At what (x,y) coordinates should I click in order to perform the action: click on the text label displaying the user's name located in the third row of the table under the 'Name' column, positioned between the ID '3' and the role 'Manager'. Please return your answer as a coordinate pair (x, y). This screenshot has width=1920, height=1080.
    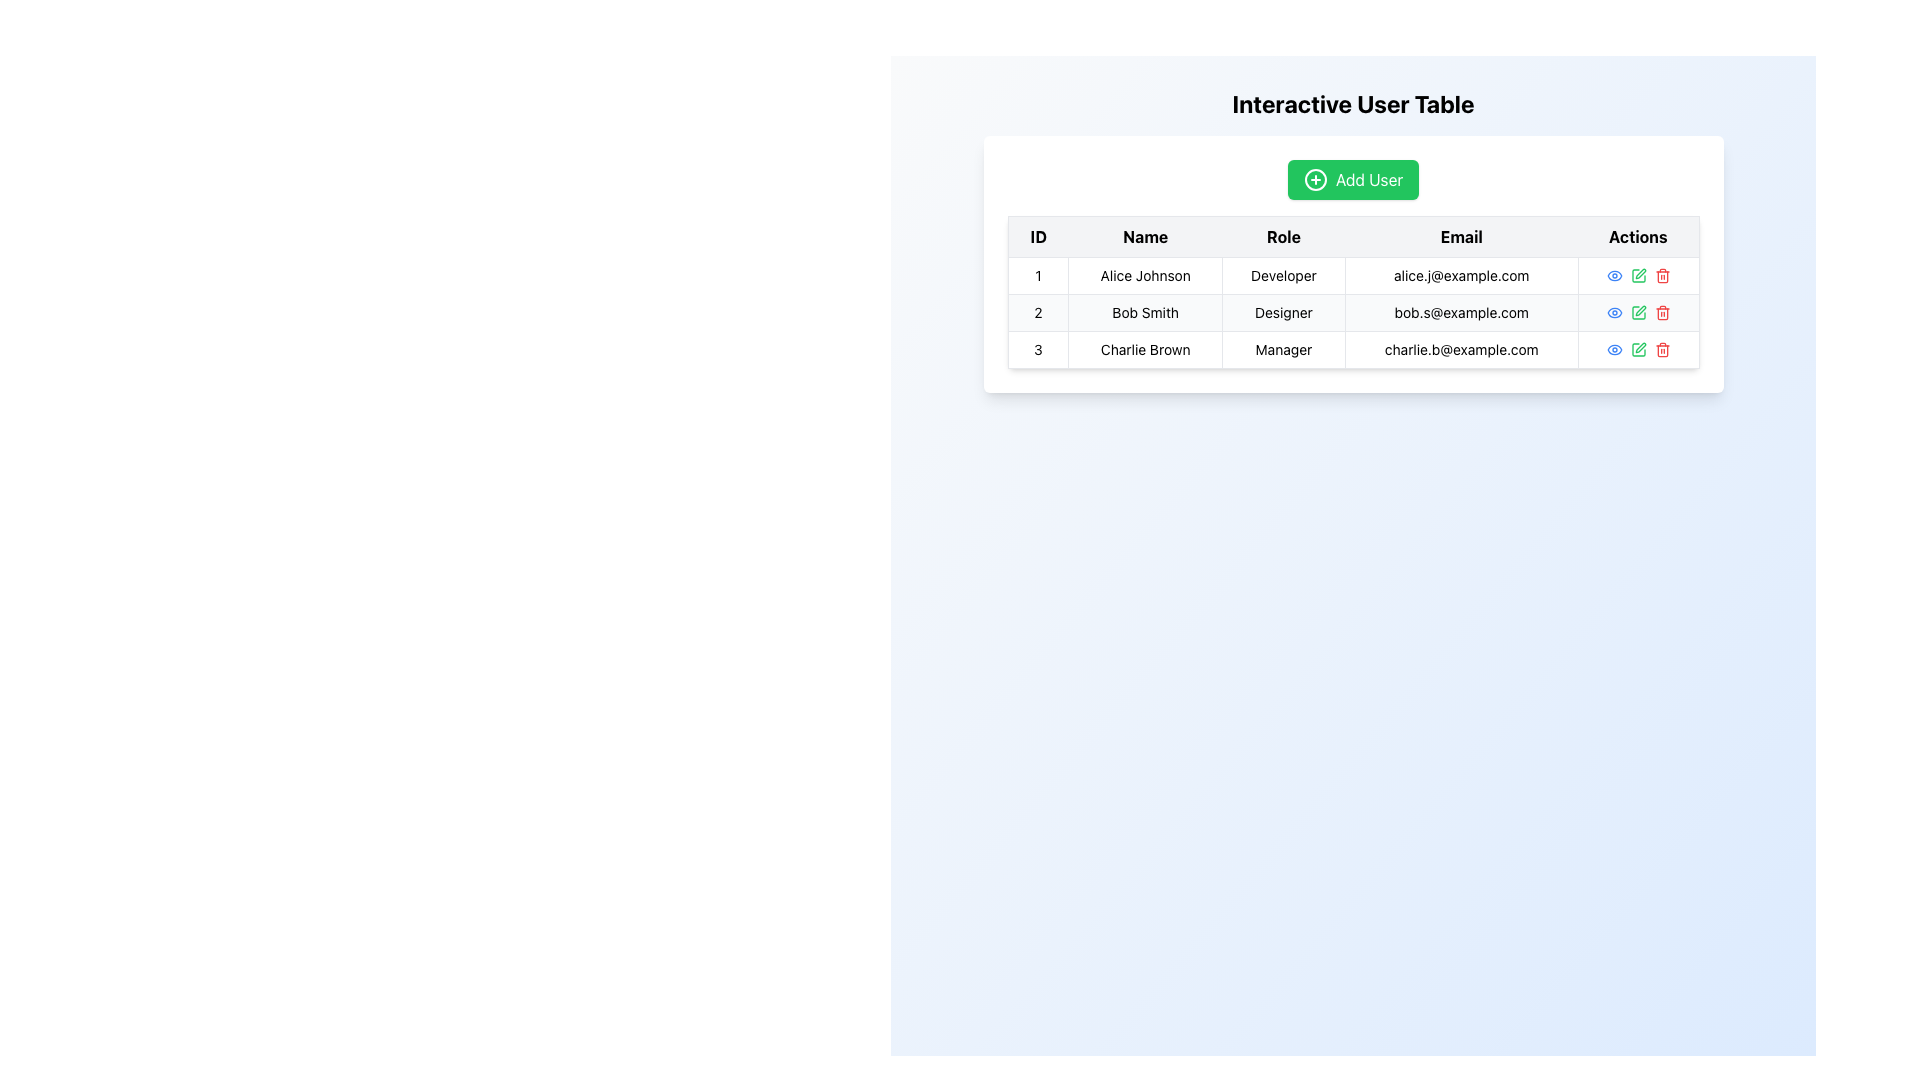
    Looking at the image, I should click on (1145, 349).